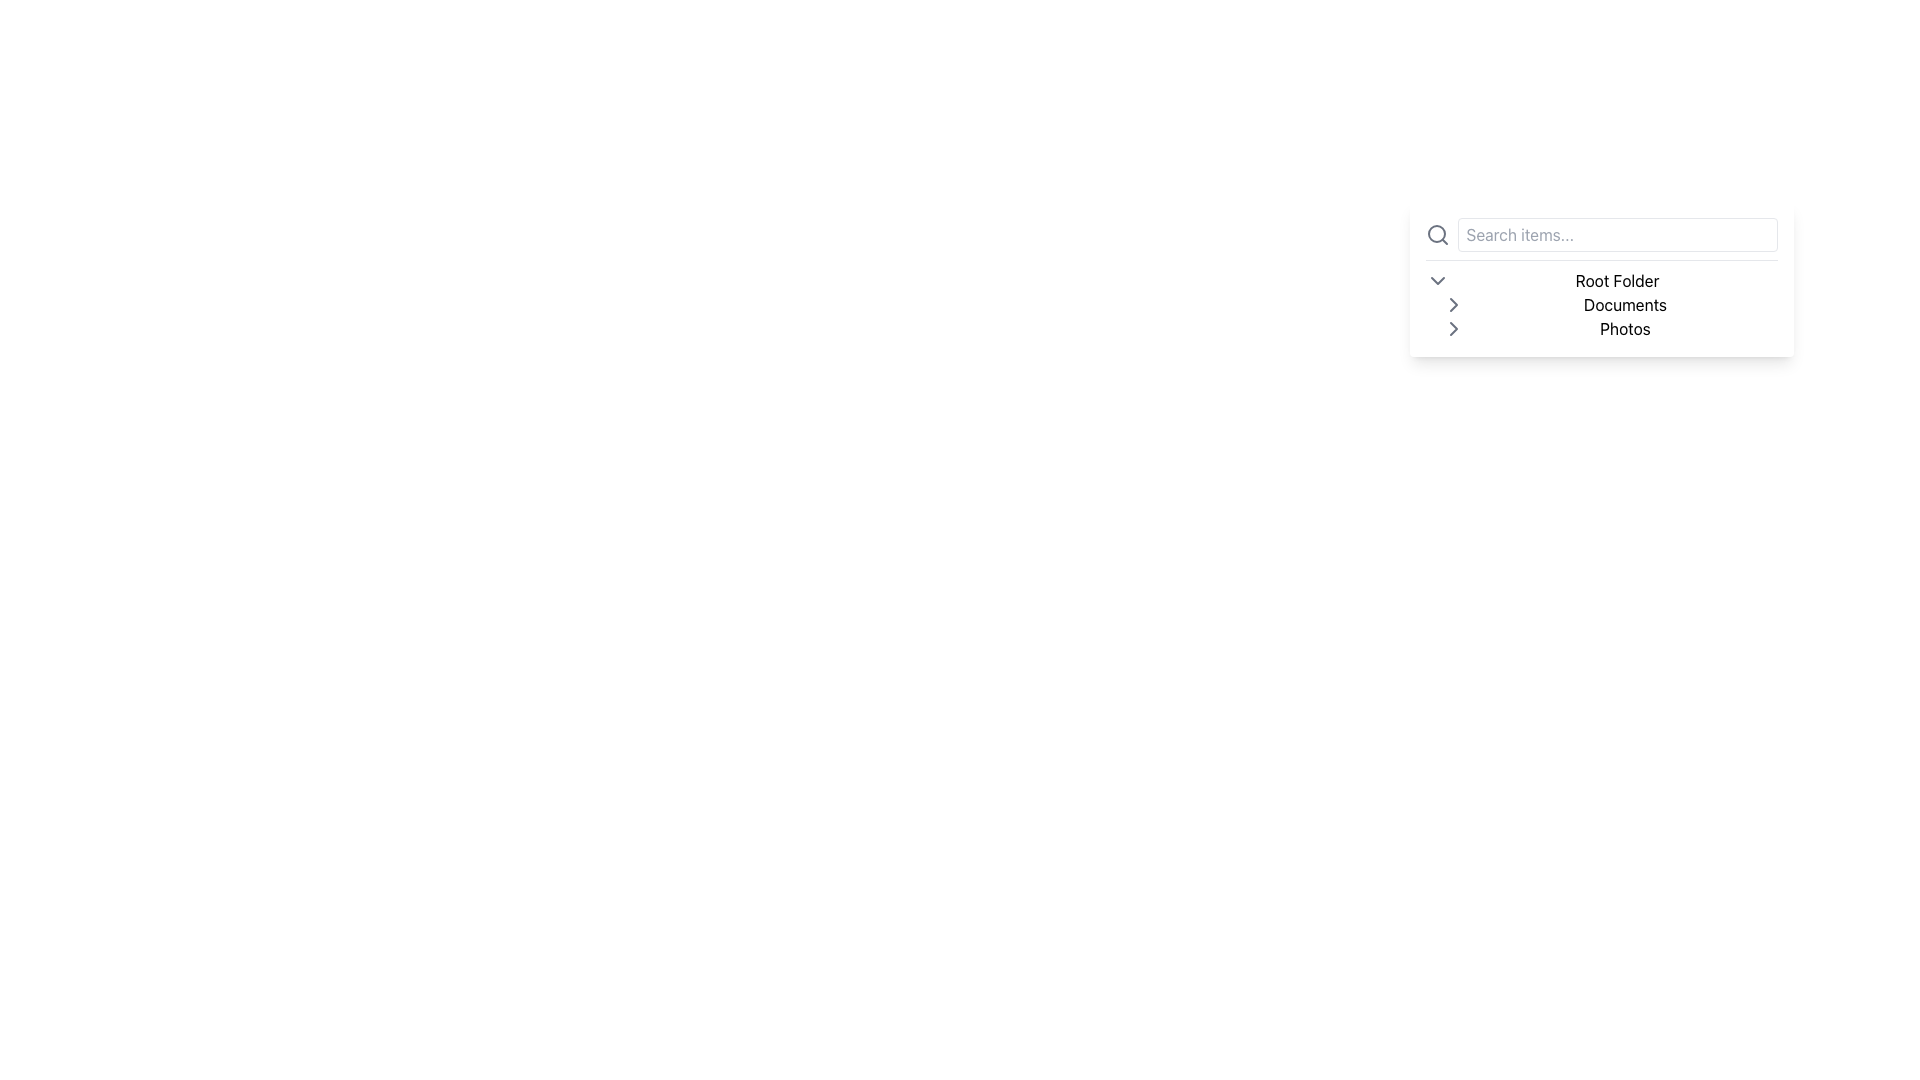 Image resolution: width=1920 pixels, height=1080 pixels. What do you see at coordinates (1601, 304) in the screenshot?
I see `the 'Documents' folder label in the file explorer` at bounding box center [1601, 304].